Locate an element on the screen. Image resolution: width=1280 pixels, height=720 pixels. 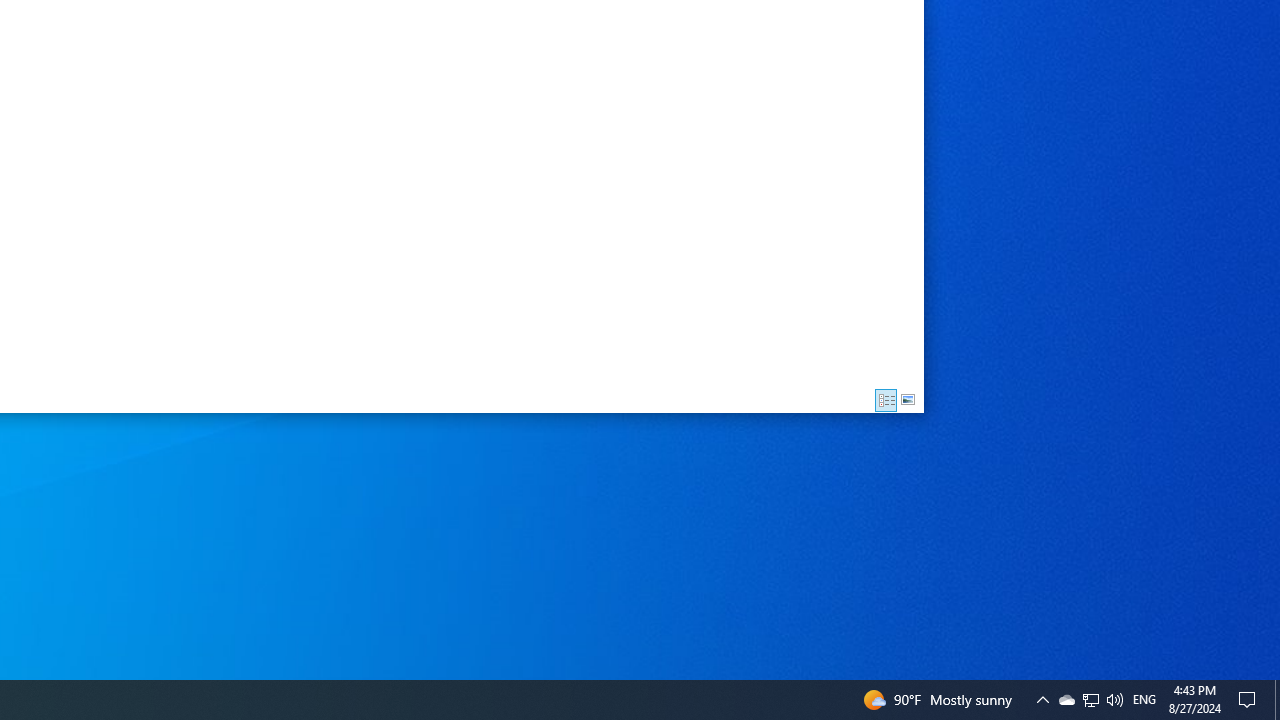
'Large Icons' is located at coordinates (907, 400).